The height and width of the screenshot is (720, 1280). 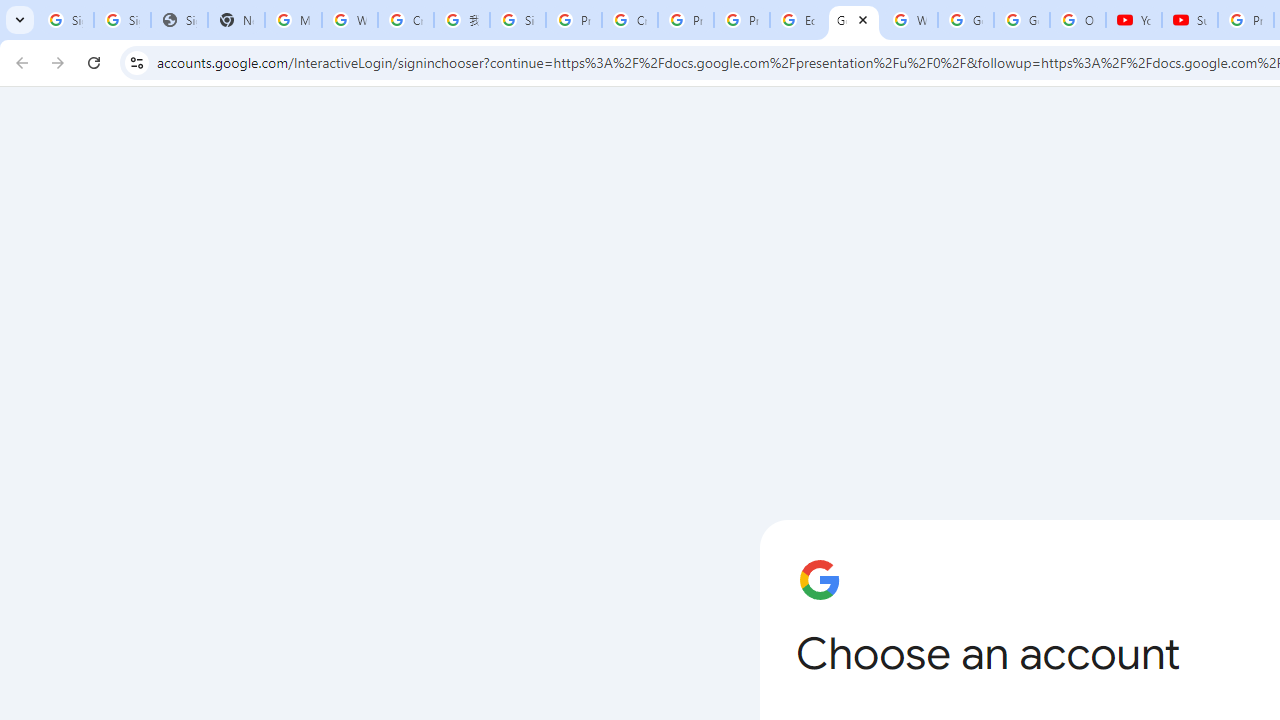 What do you see at coordinates (350, 20) in the screenshot?
I see `'Who is my administrator? - Google Account Help'` at bounding box center [350, 20].